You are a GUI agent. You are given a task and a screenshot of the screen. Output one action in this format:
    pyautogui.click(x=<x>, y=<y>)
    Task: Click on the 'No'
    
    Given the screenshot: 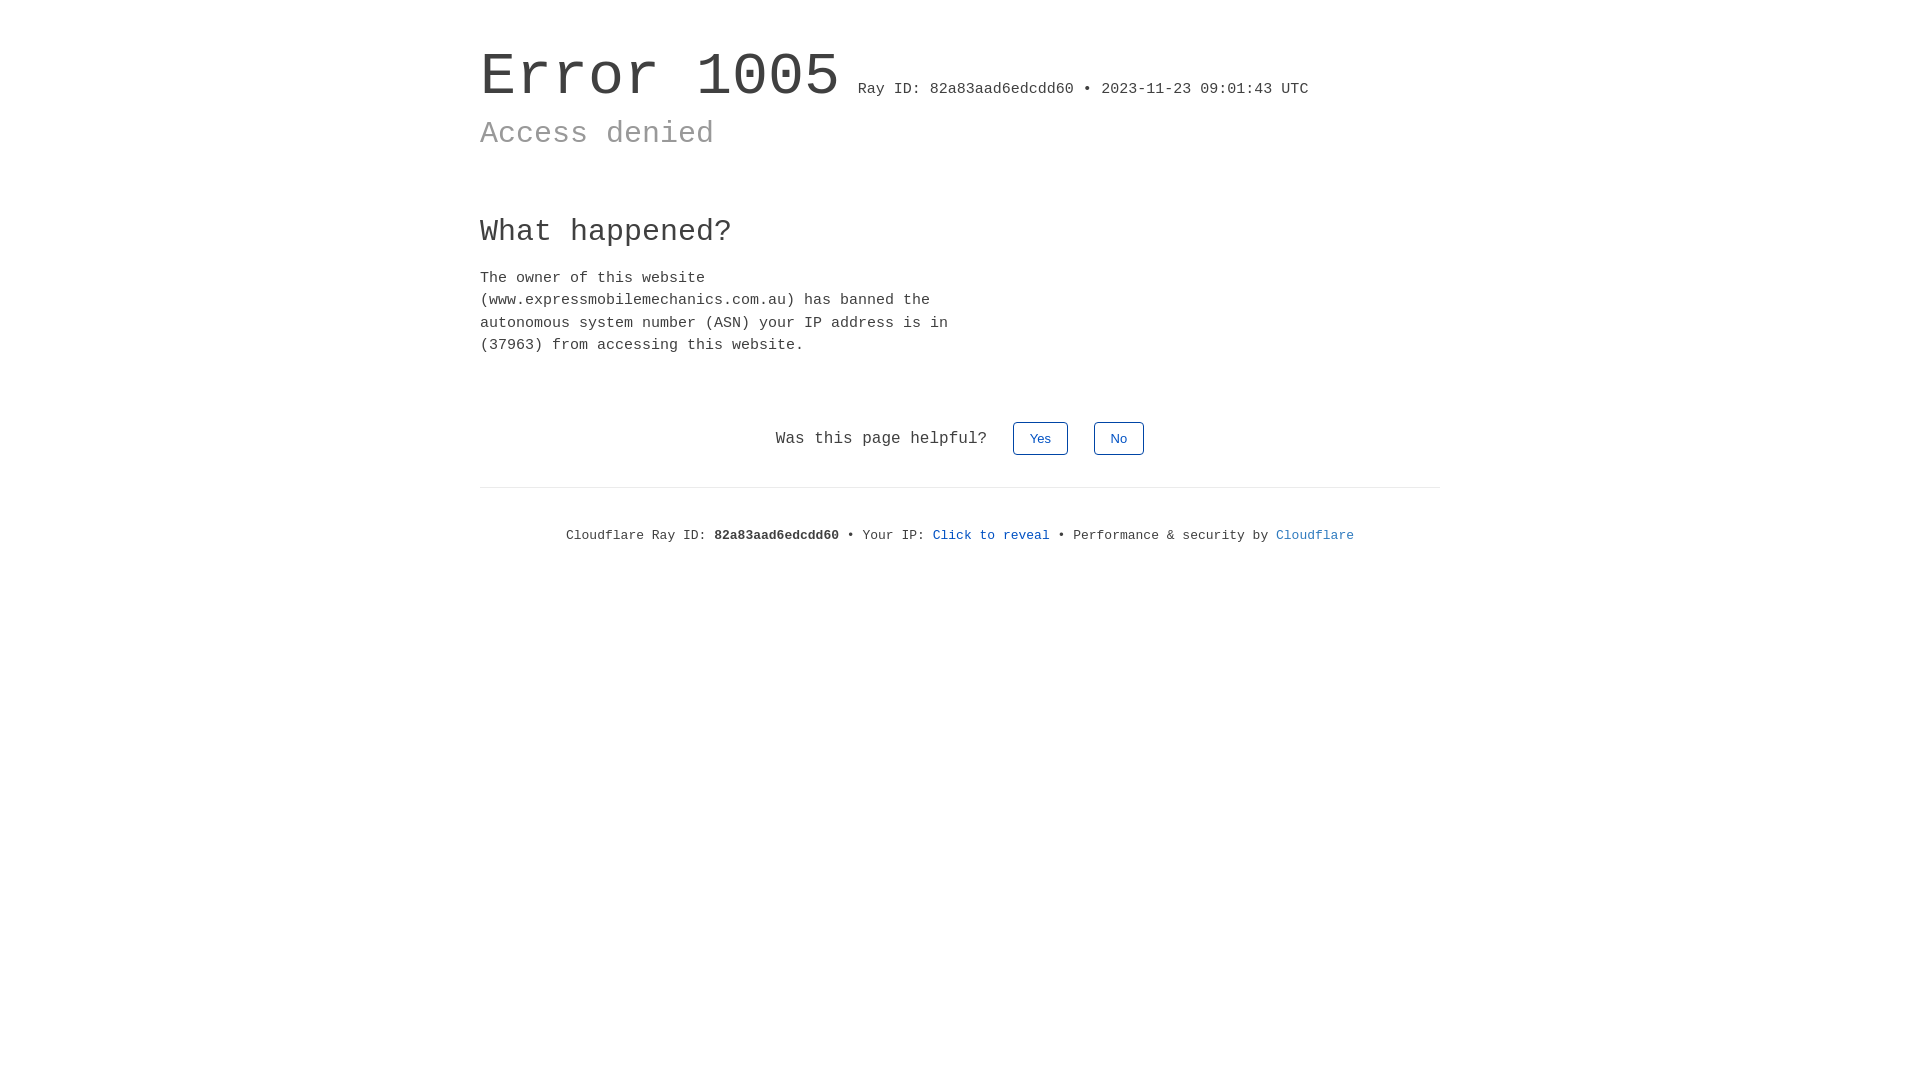 What is the action you would take?
    pyautogui.click(x=1093, y=437)
    